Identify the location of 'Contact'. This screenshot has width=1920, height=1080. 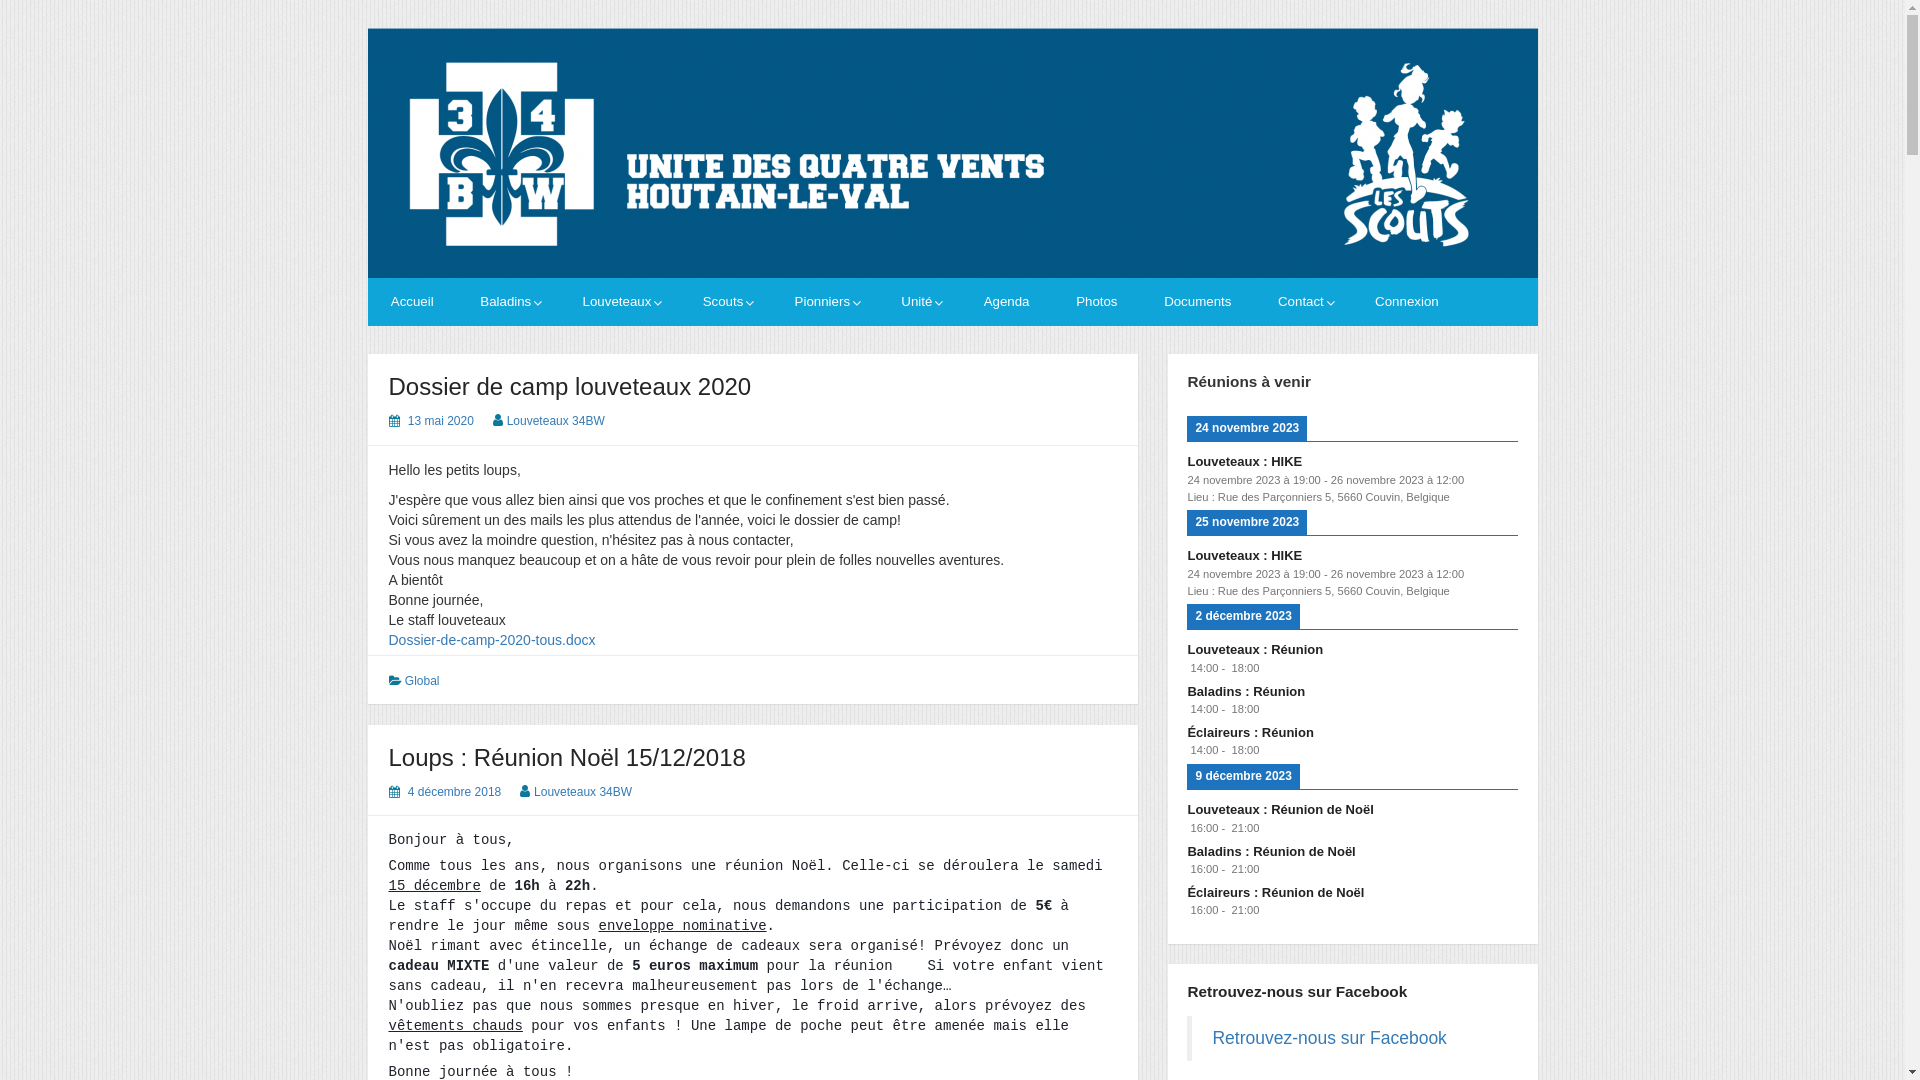
(1303, 301).